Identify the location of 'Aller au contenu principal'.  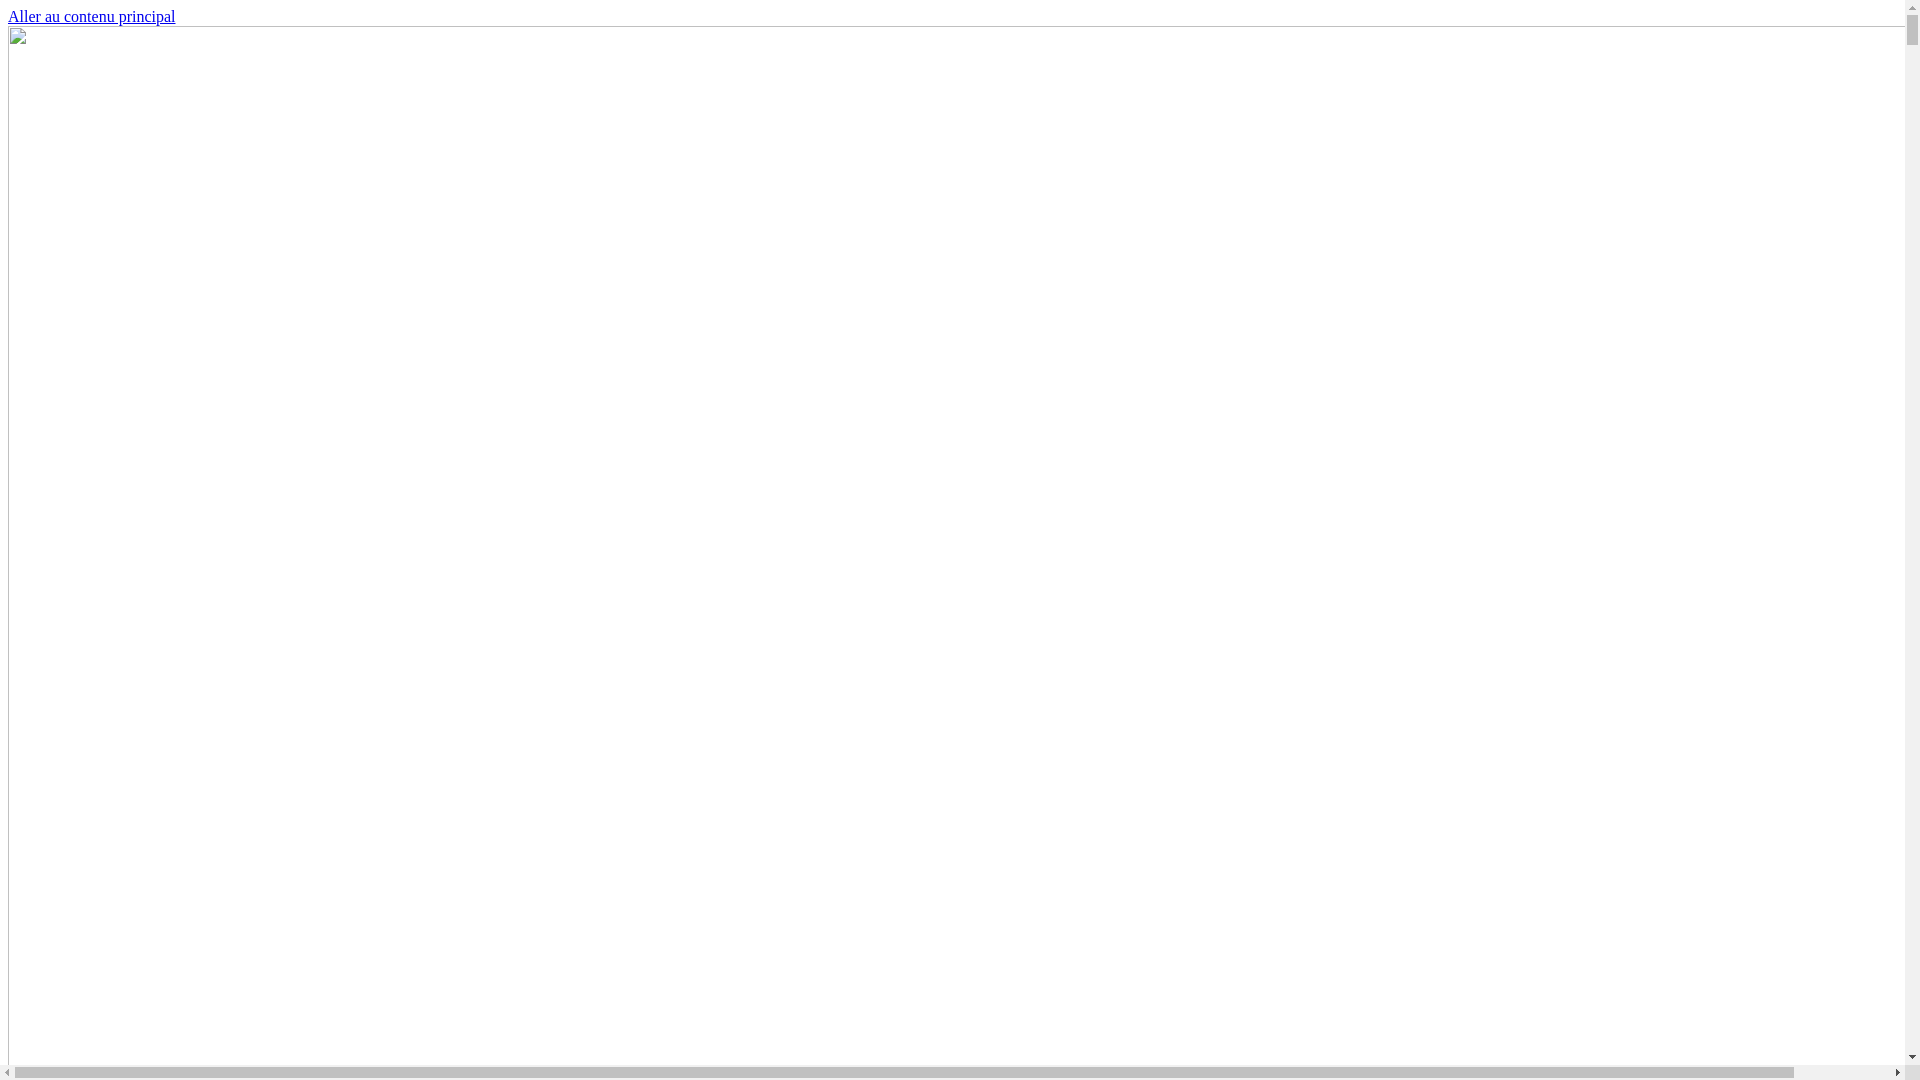
(90, 16).